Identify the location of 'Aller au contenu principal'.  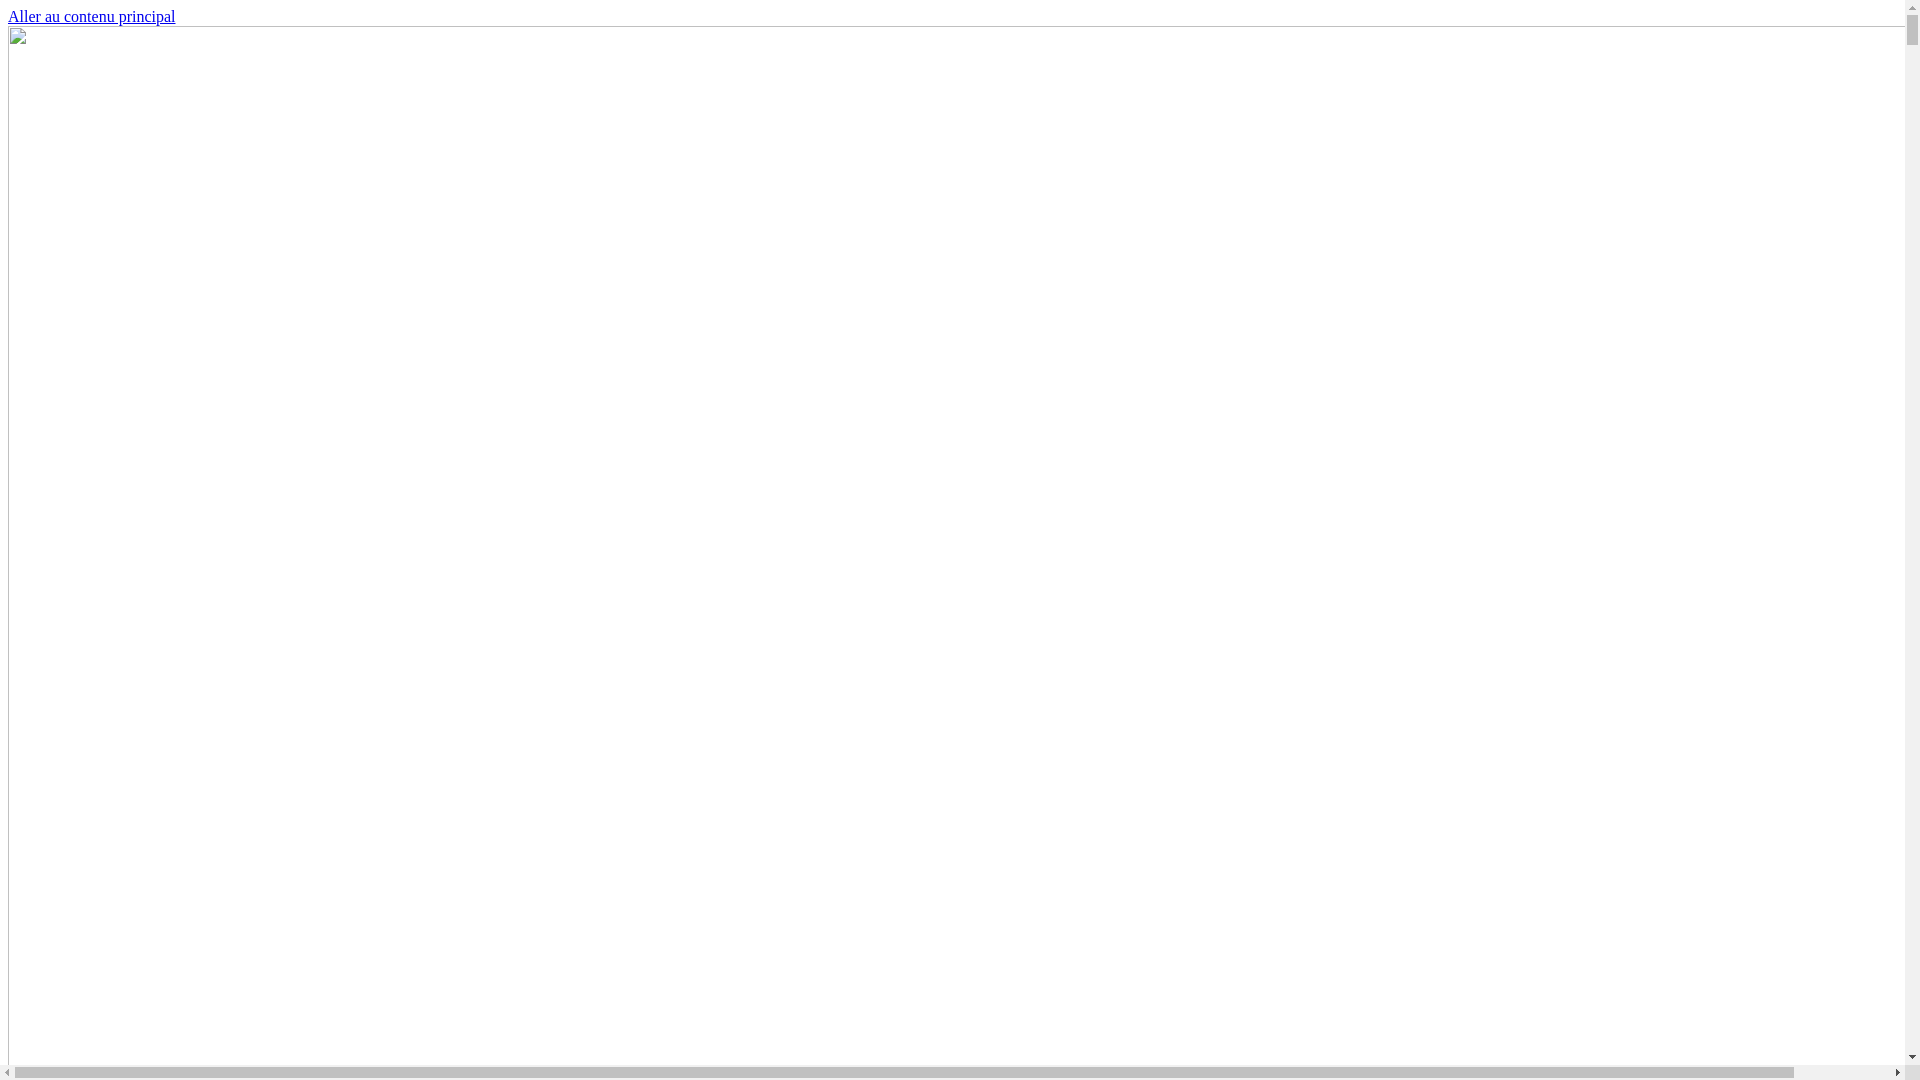
(90, 16).